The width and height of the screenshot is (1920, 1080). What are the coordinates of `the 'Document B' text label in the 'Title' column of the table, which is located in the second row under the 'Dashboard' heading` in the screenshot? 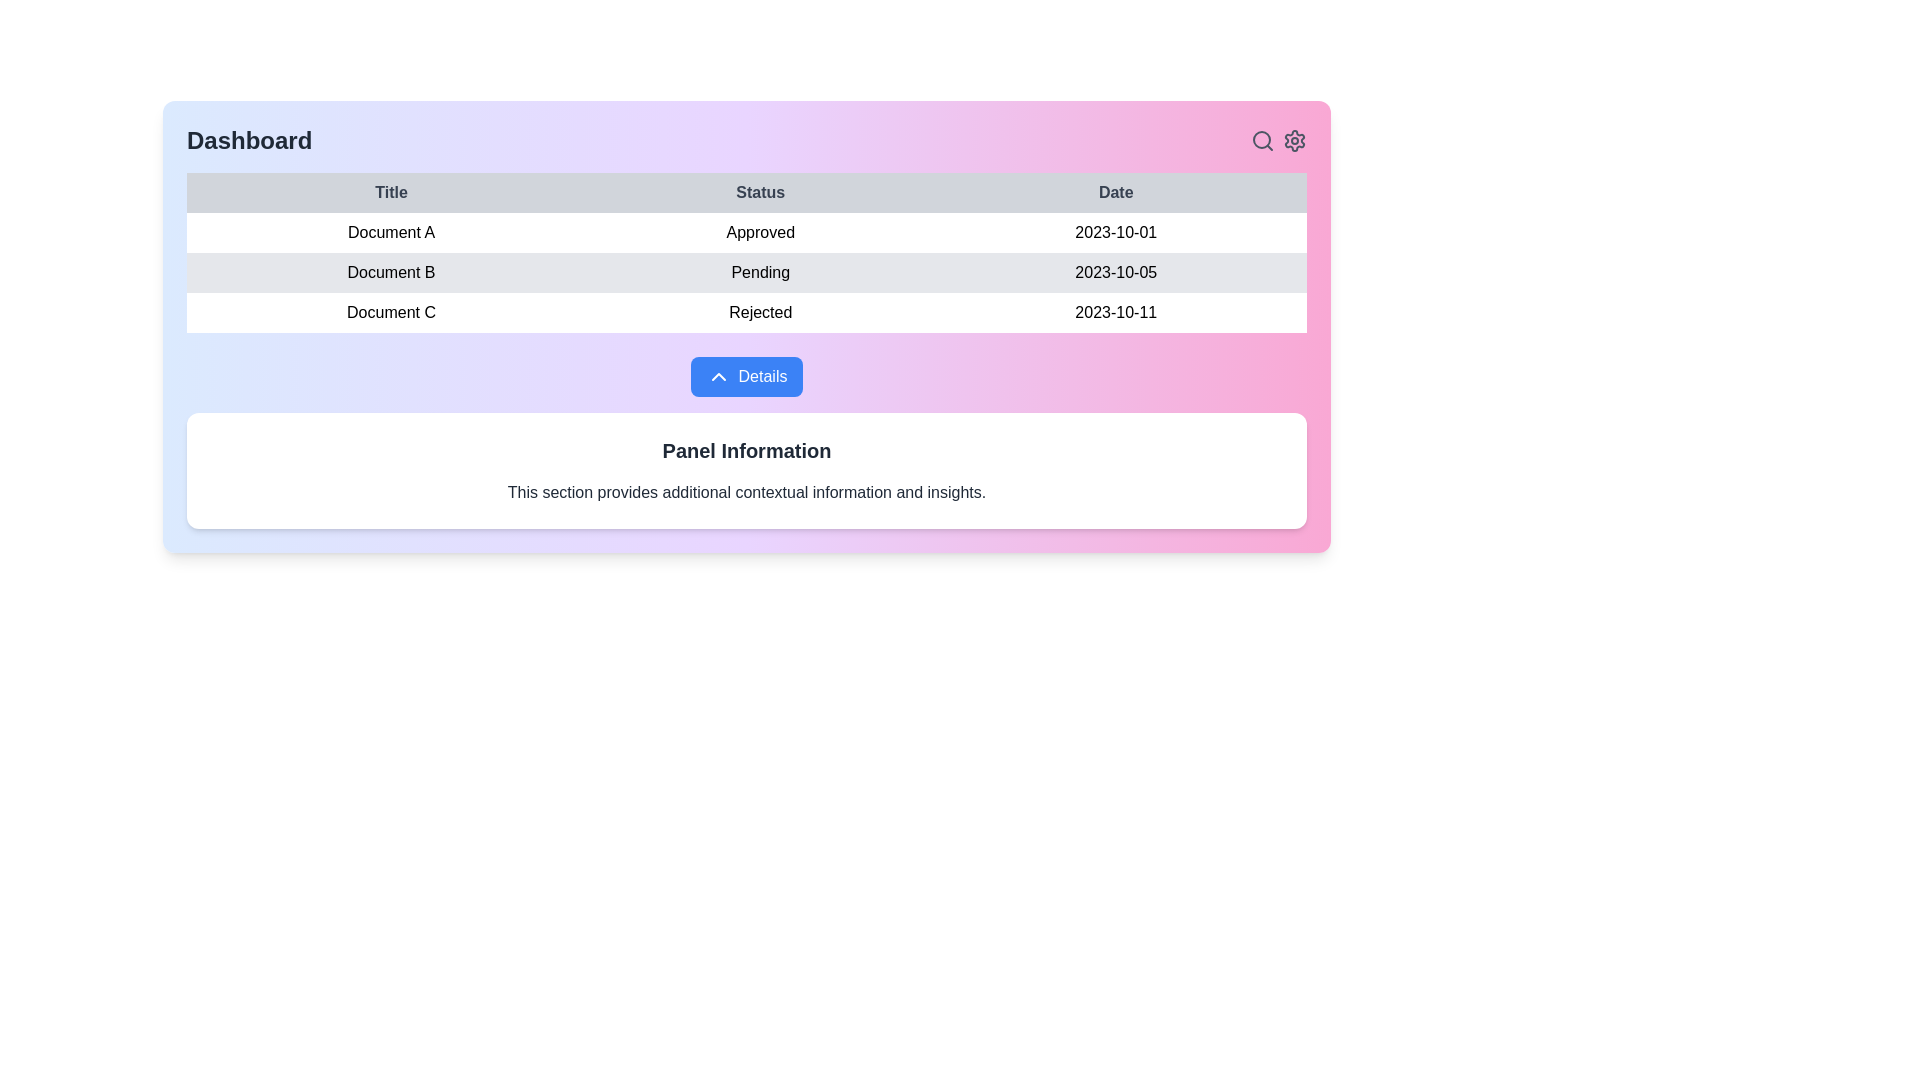 It's located at (391, 273).